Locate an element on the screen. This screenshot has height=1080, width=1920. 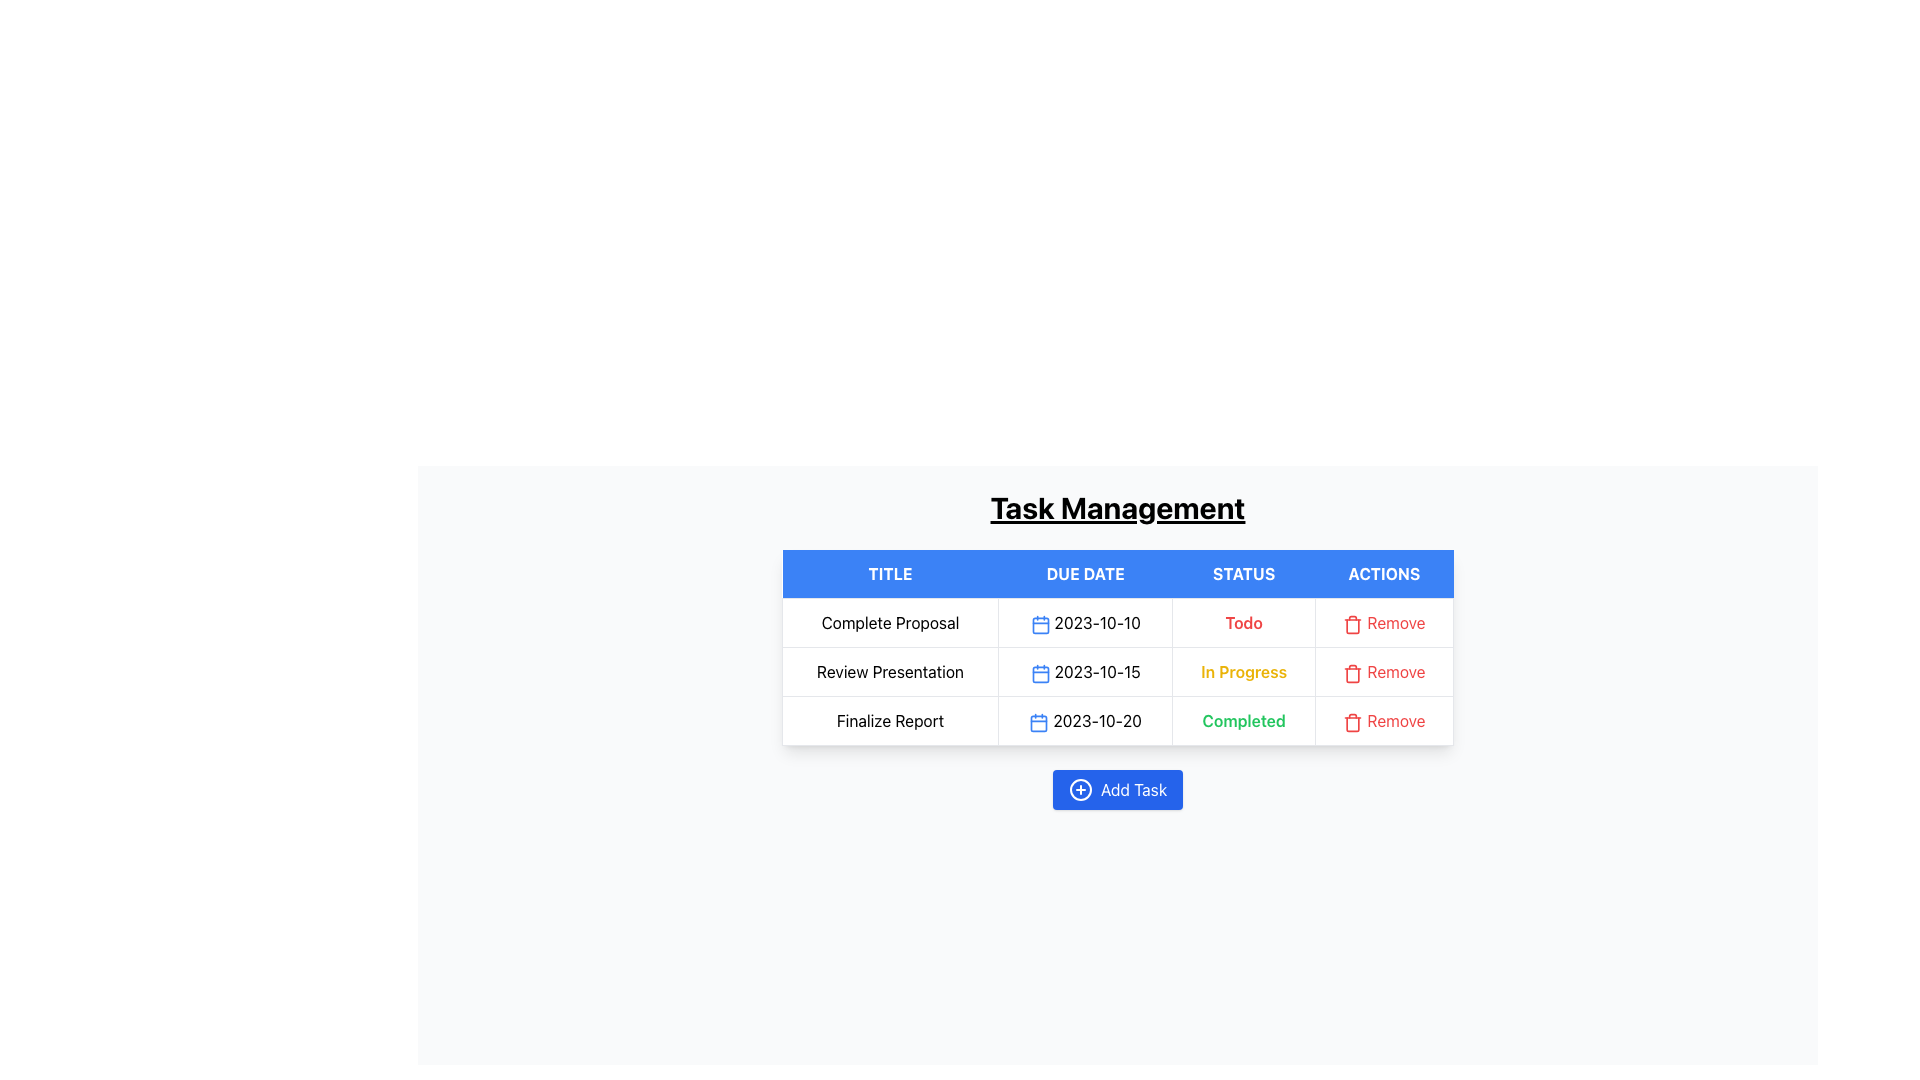
the 'DUE DATE' column header, which is the second header is located at coordinates (1084, 574).